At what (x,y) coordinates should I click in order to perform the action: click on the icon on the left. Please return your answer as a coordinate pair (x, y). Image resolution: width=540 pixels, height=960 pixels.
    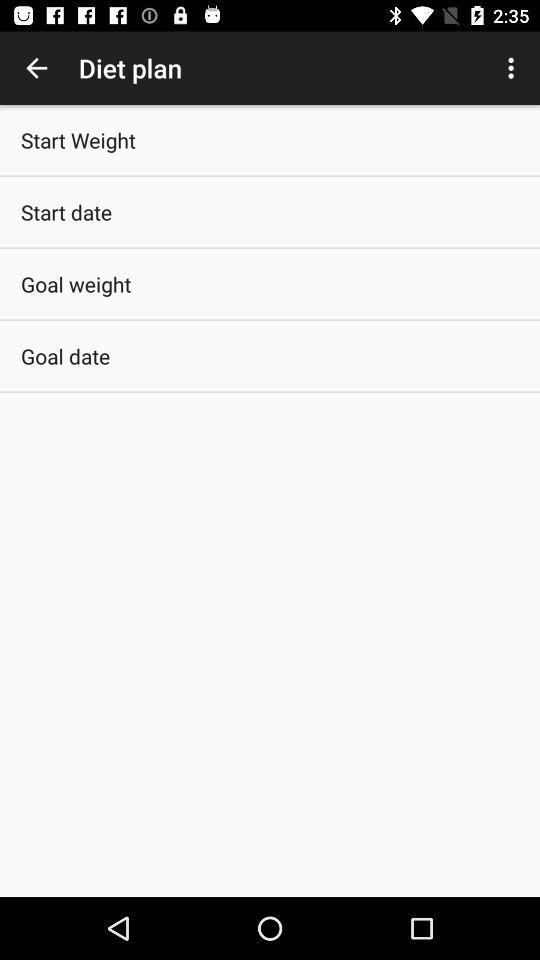
    Looking at the image, I should click on (65, 356).